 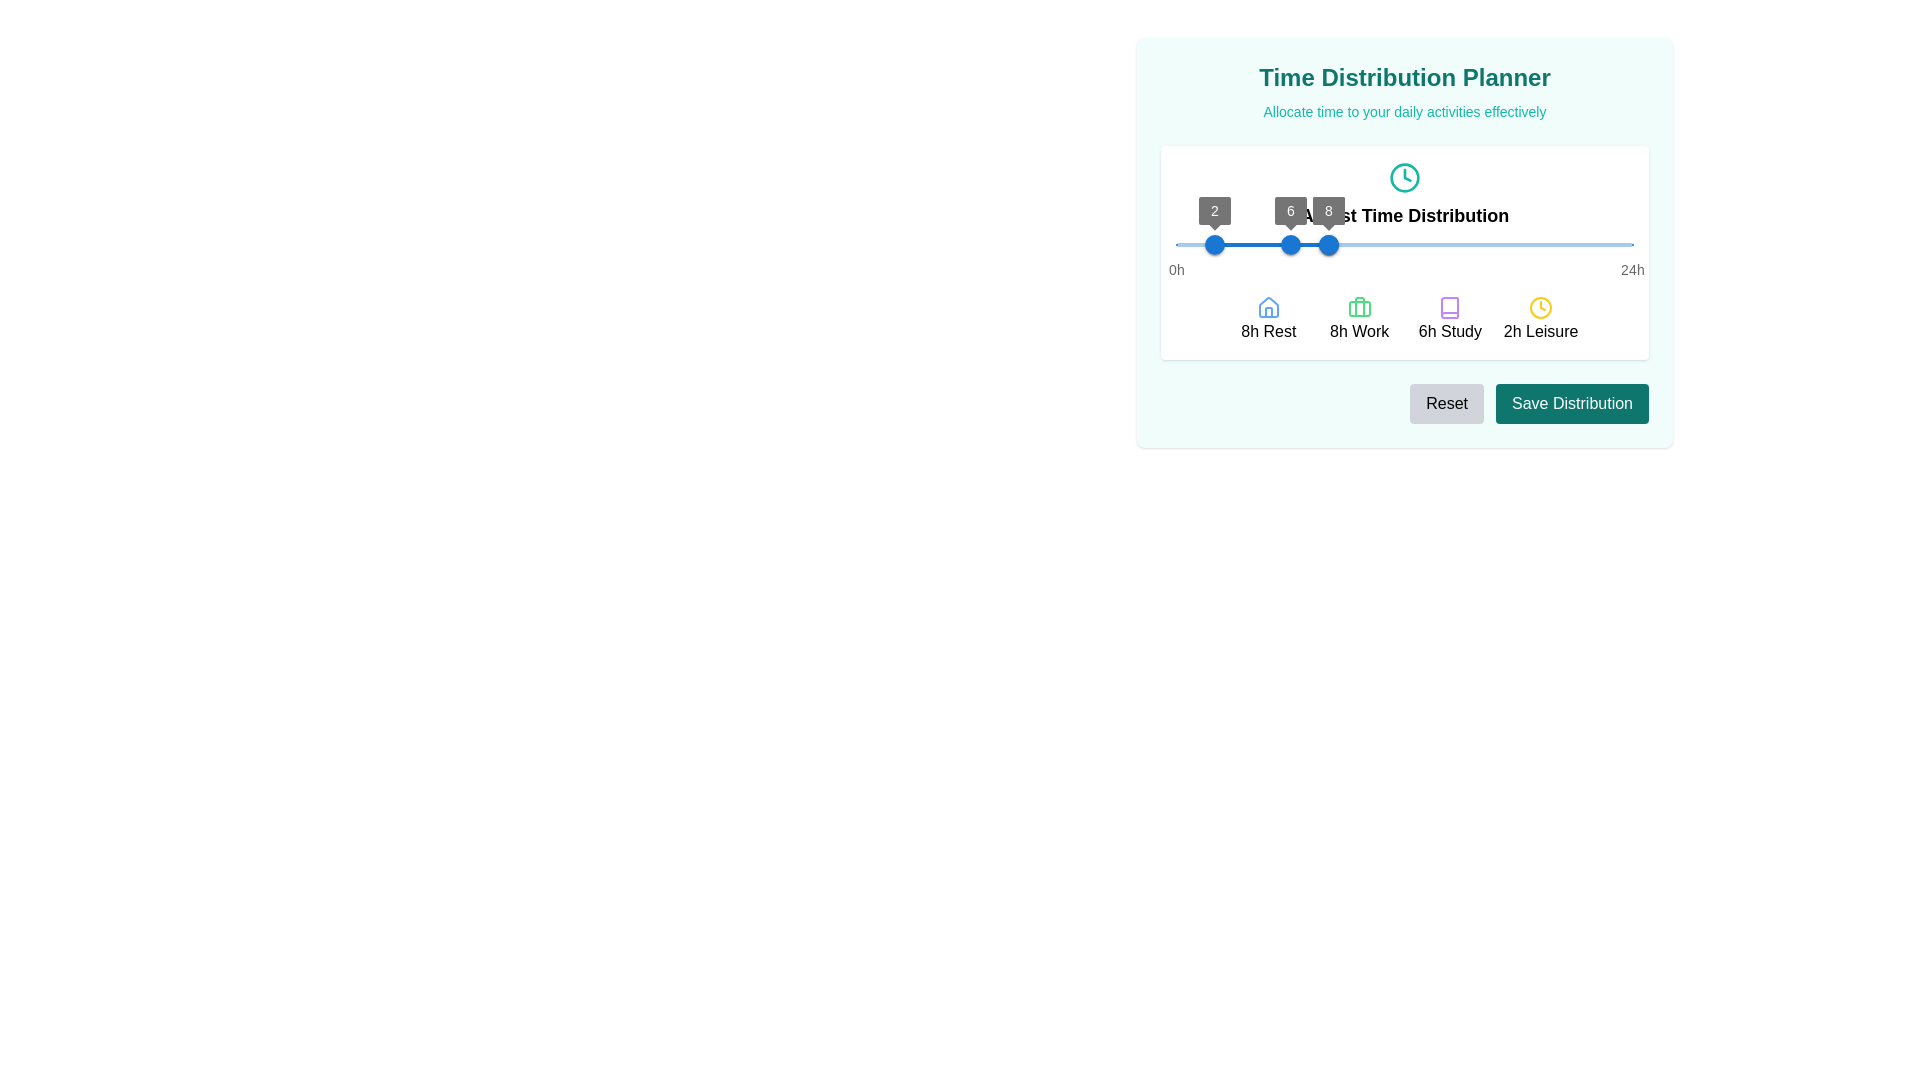 I want to click on the central circular part of the clock icon representing time management tools in the planner interface, located near the heading 'Time Distribution Planner', so click(x=1540, y=308).